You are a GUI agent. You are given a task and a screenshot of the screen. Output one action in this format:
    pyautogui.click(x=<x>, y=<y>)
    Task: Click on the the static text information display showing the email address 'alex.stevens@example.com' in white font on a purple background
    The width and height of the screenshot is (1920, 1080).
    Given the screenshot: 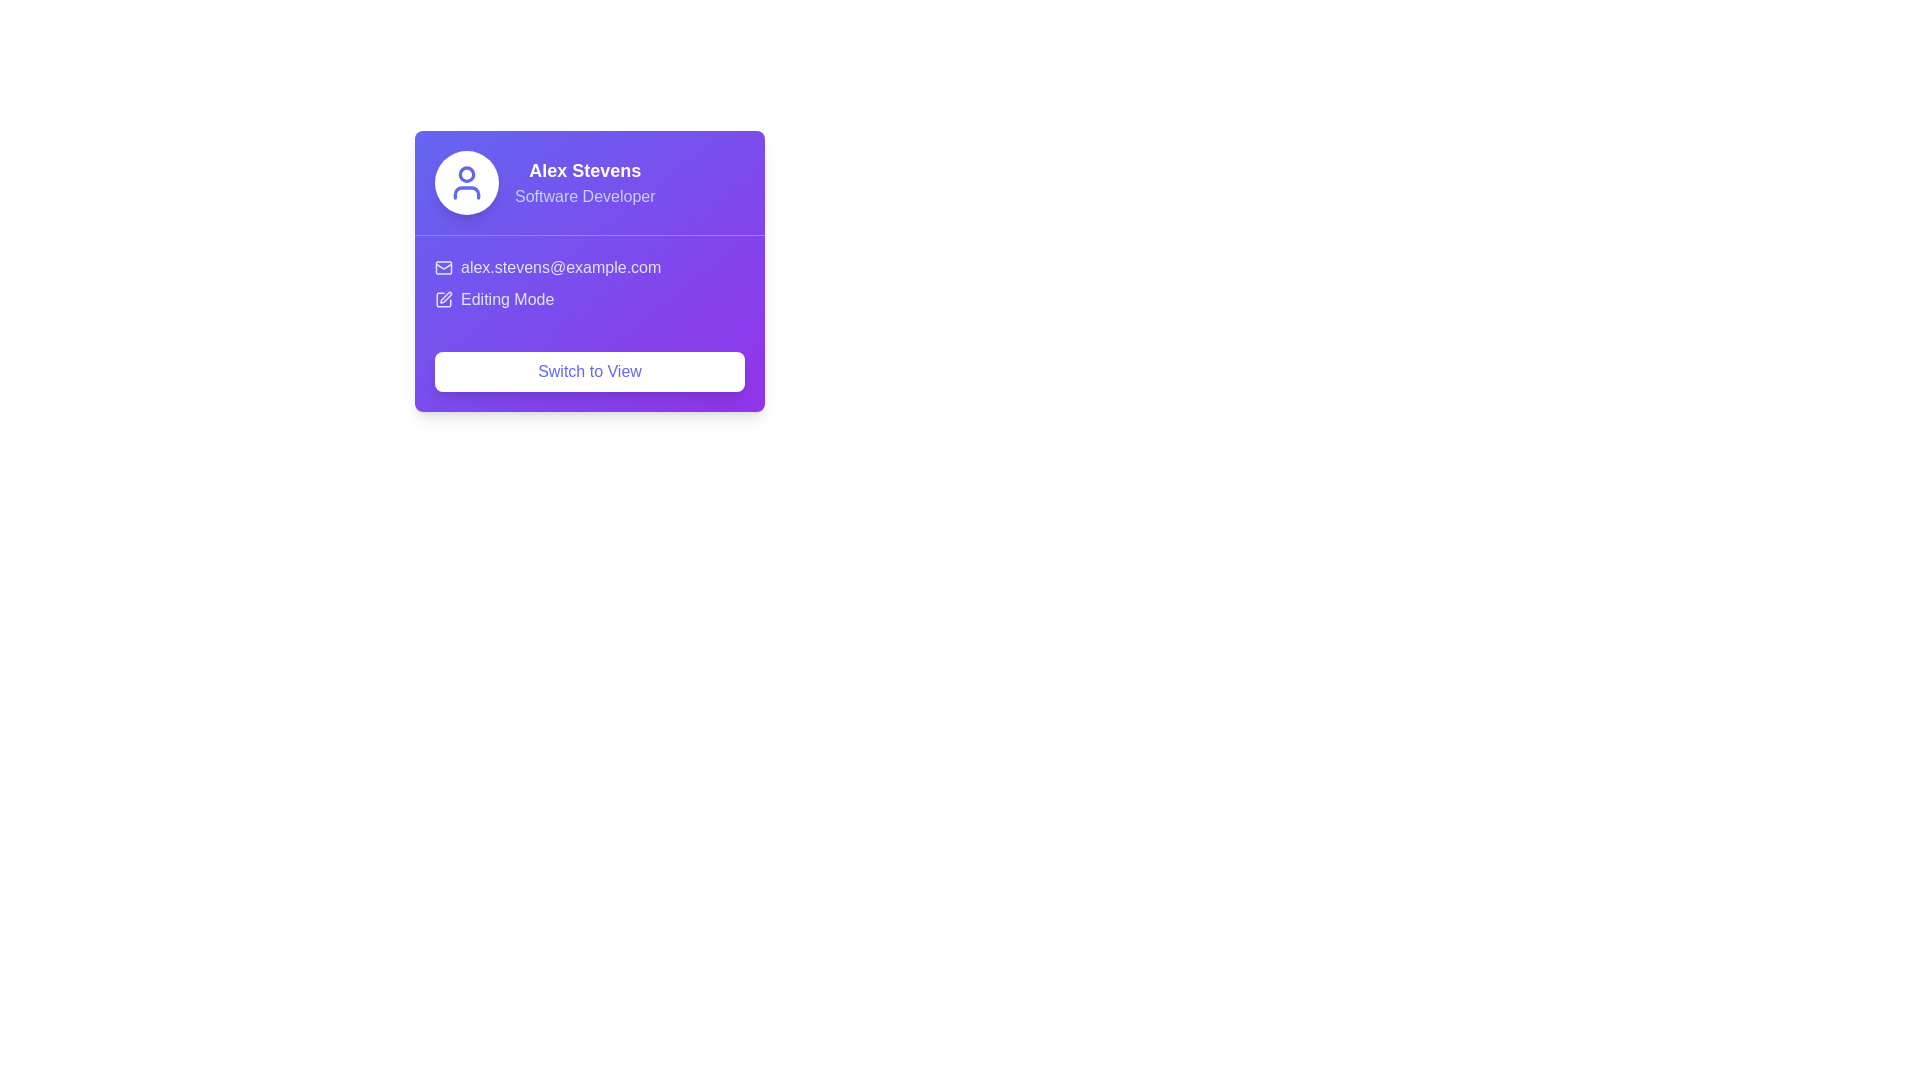 What is the action you would take?
    pyautogui.click(x=560, y=266)
    